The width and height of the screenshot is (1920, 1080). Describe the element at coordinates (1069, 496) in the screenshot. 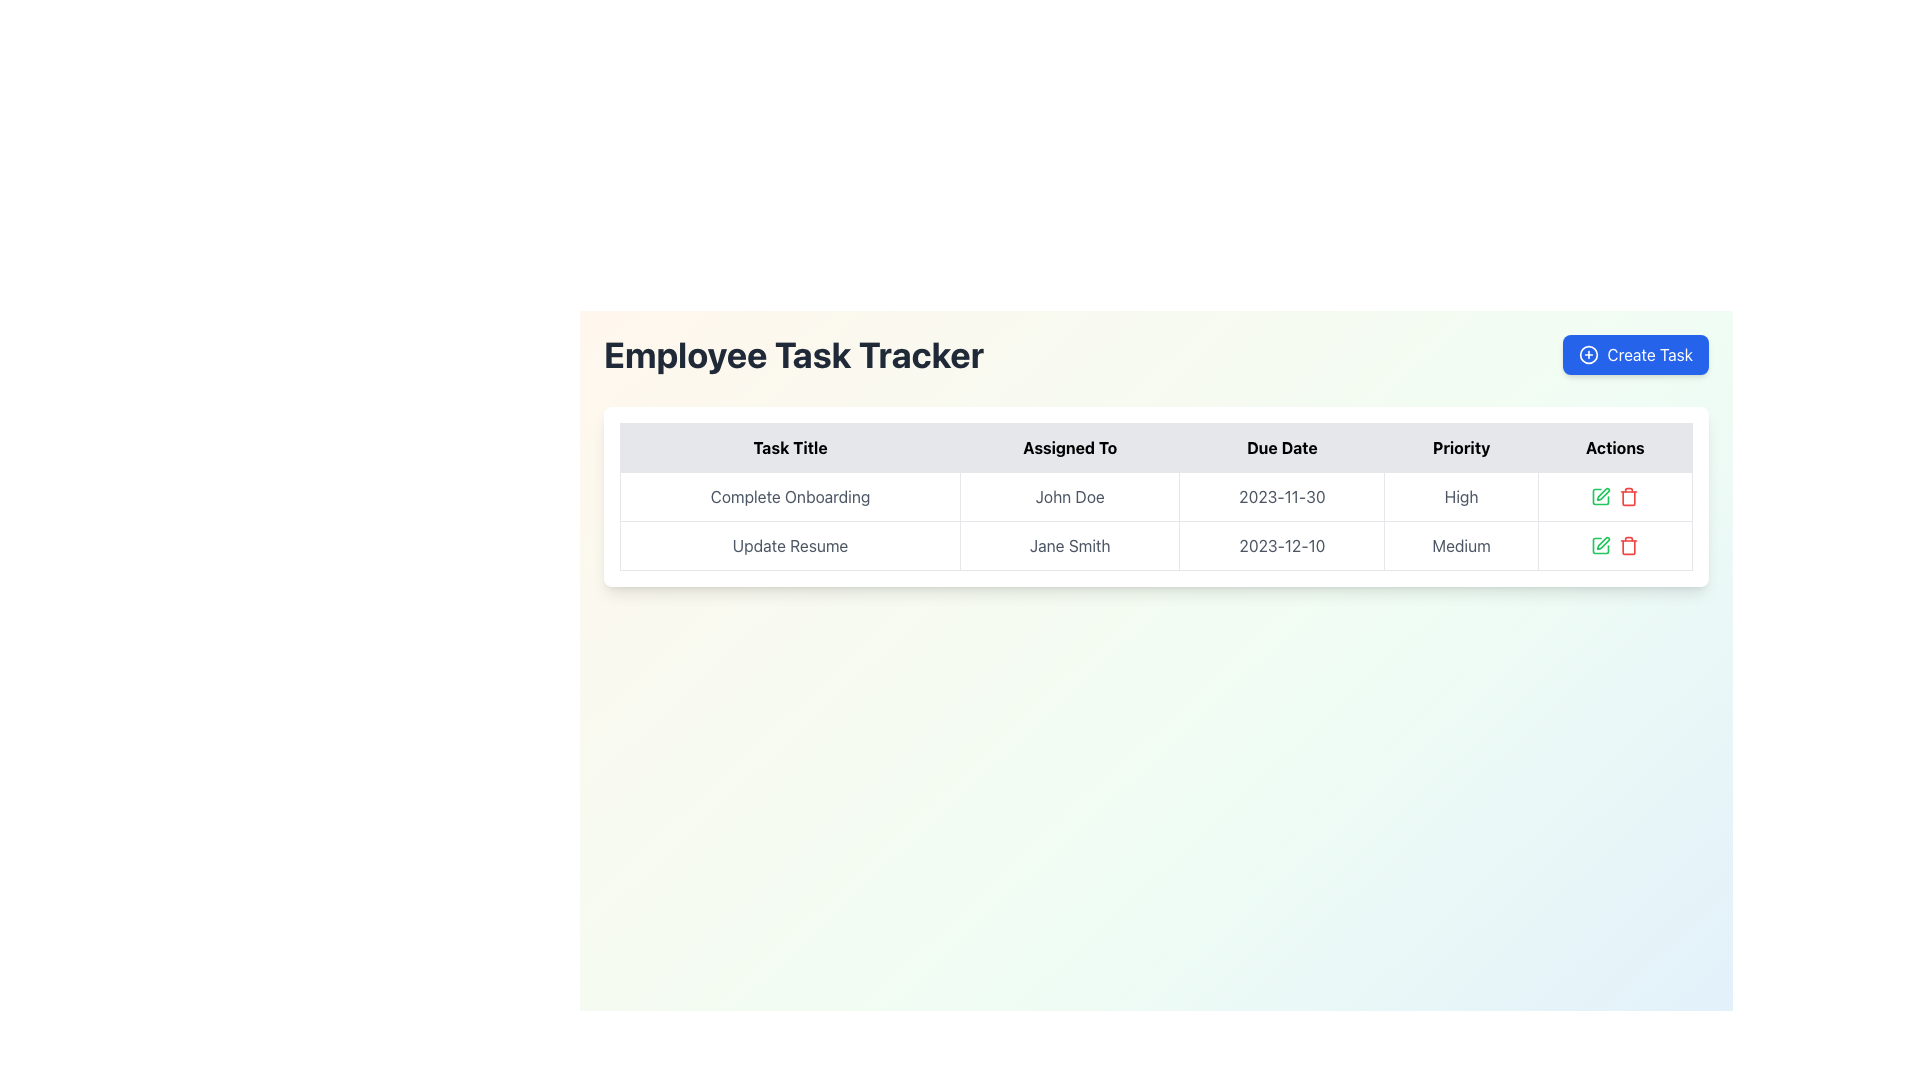

I see `text content of the 'Assigned To' indicator for the task 'Complete Onboarding' located in the second column of the first row of the 'Employee Task Tracker' interface` at that location.